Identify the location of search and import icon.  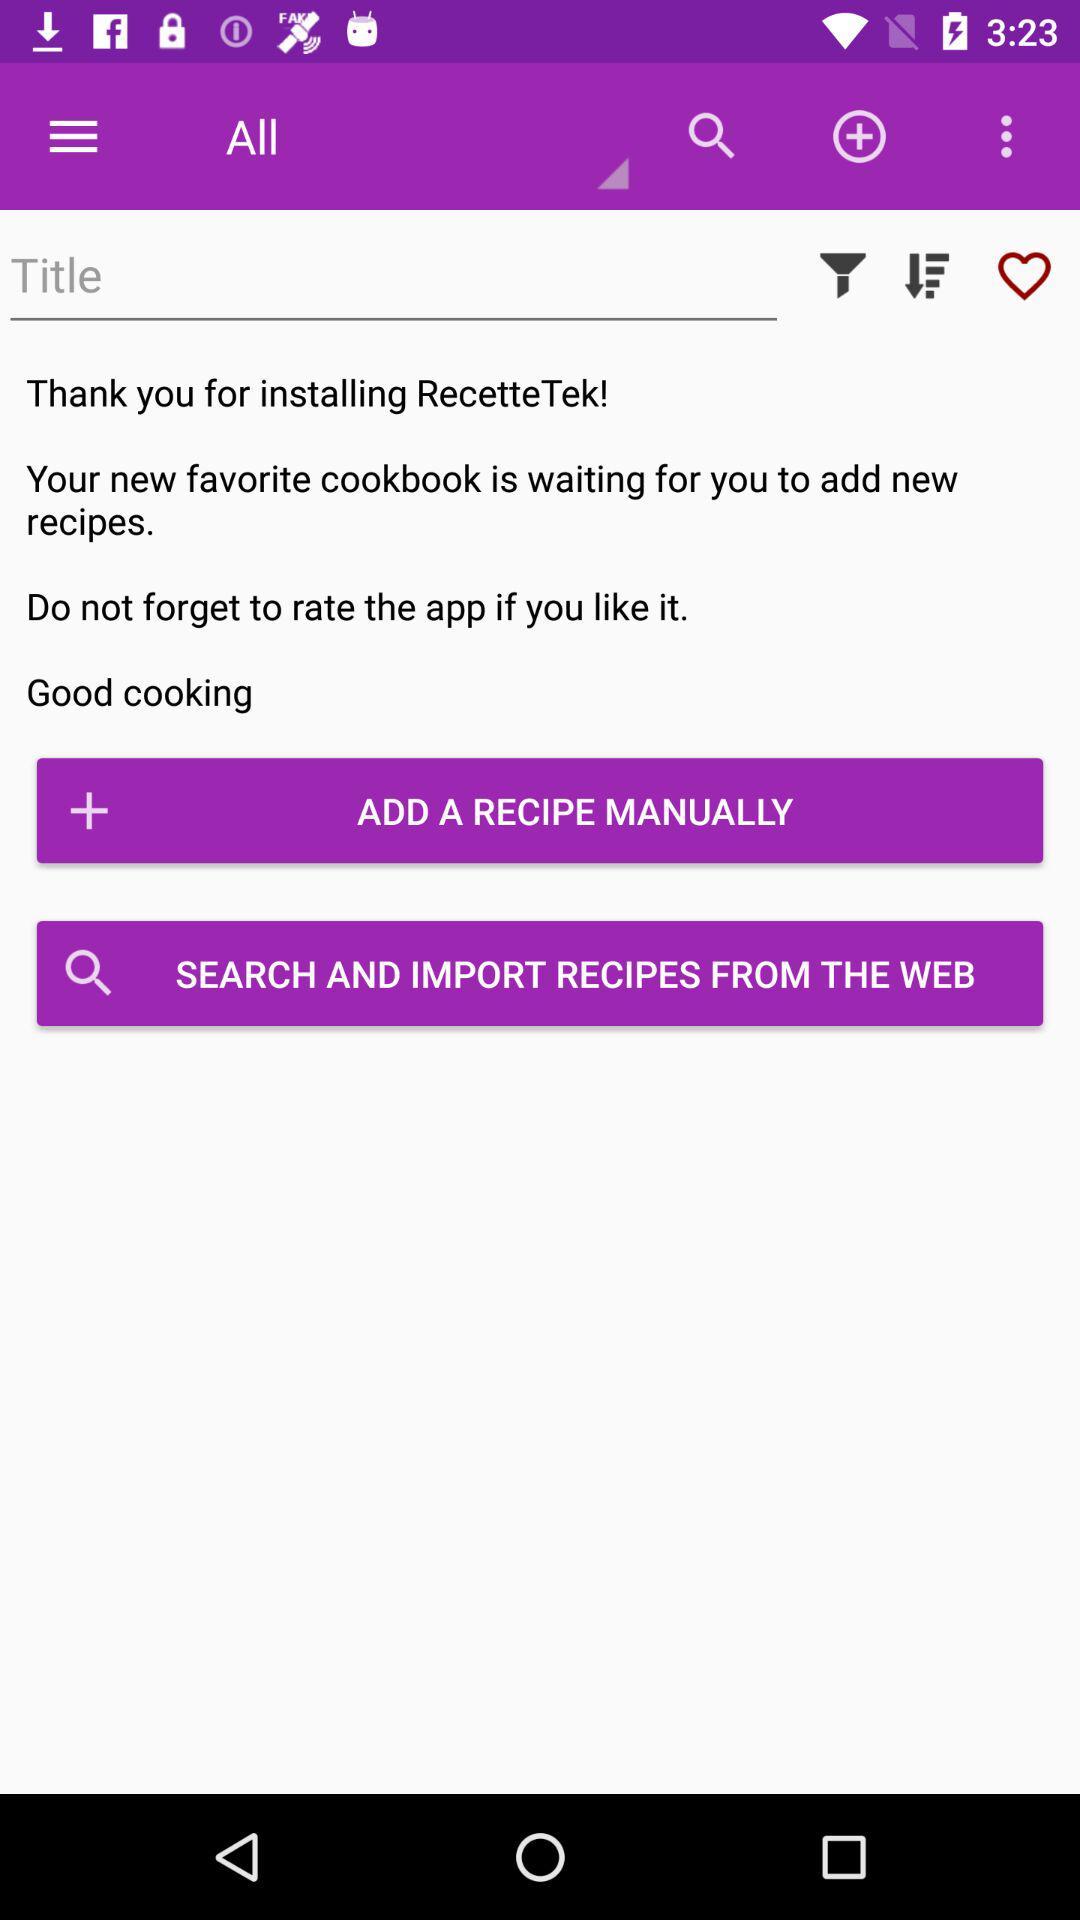
(540, 973).